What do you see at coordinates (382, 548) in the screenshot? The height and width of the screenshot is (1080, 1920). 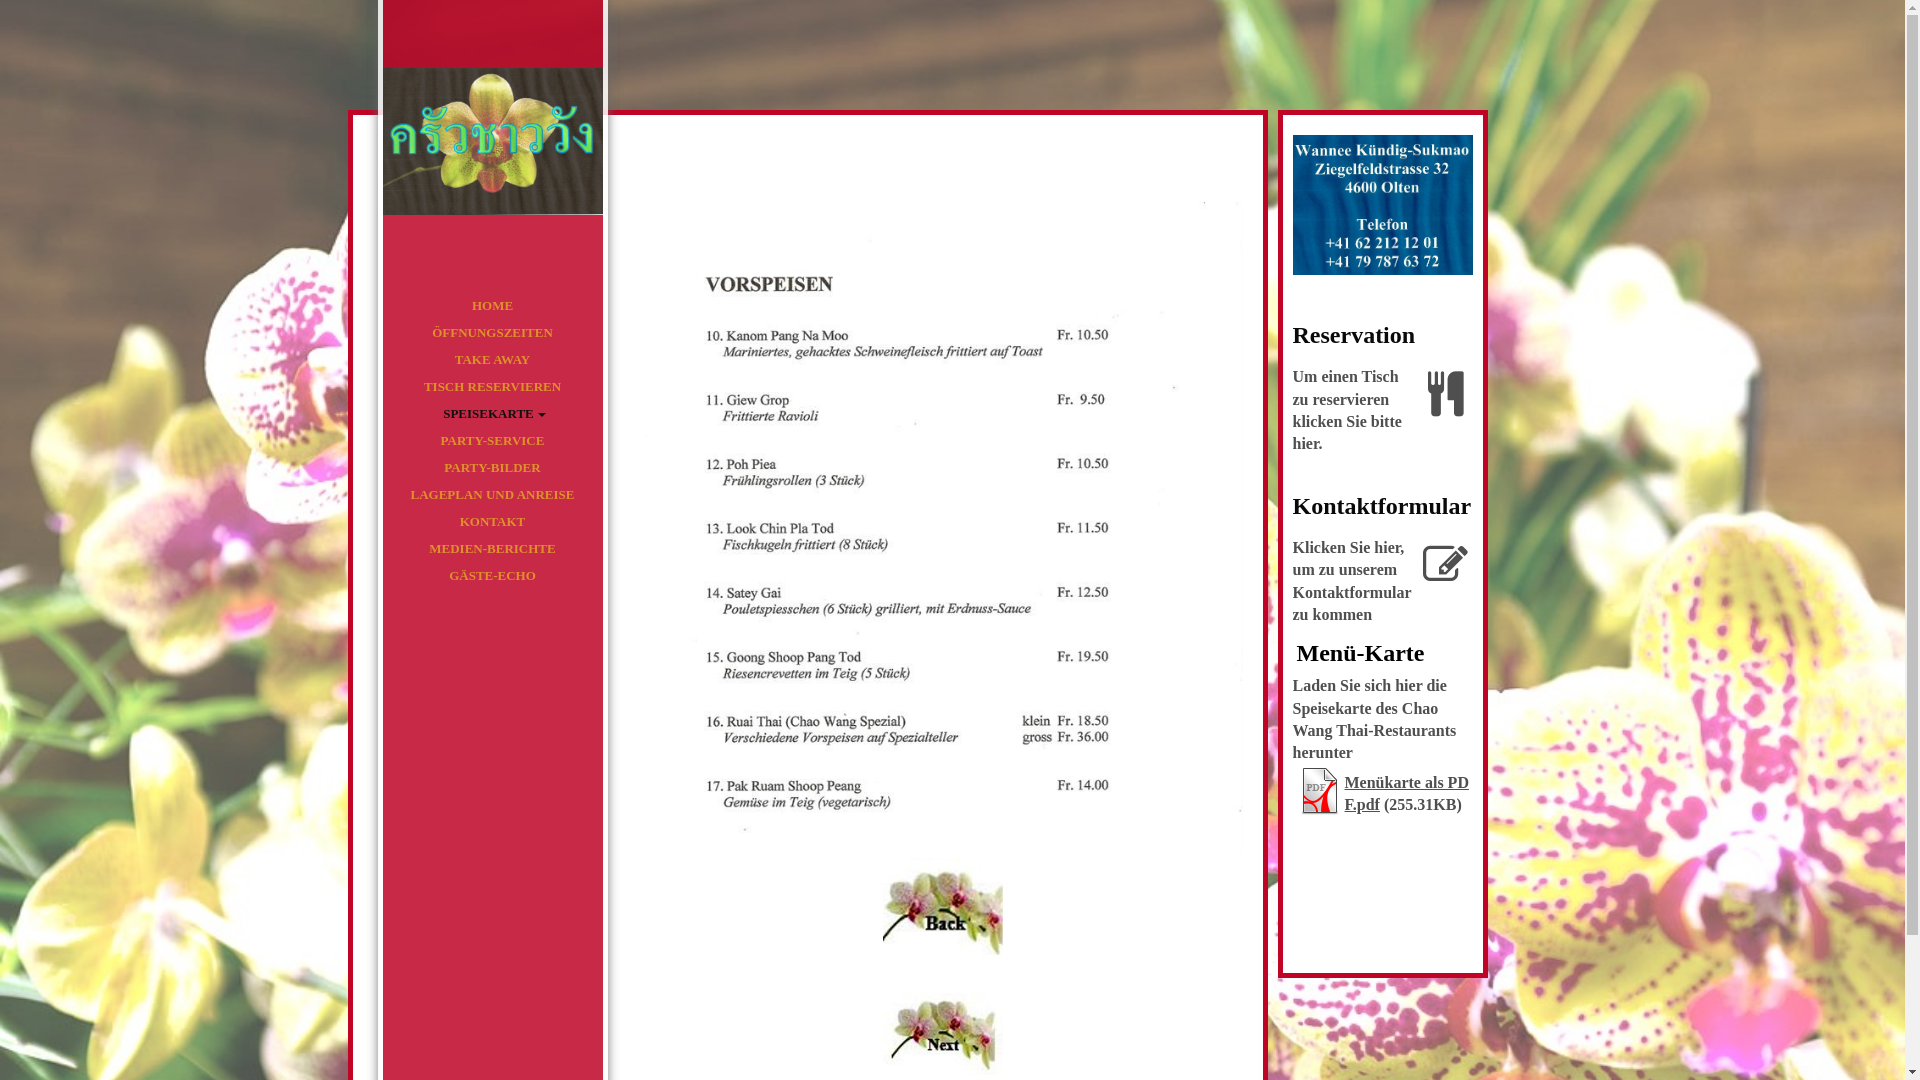 I see `'MEDIEN-BERICHTE'` at bounding box center [382, 548].